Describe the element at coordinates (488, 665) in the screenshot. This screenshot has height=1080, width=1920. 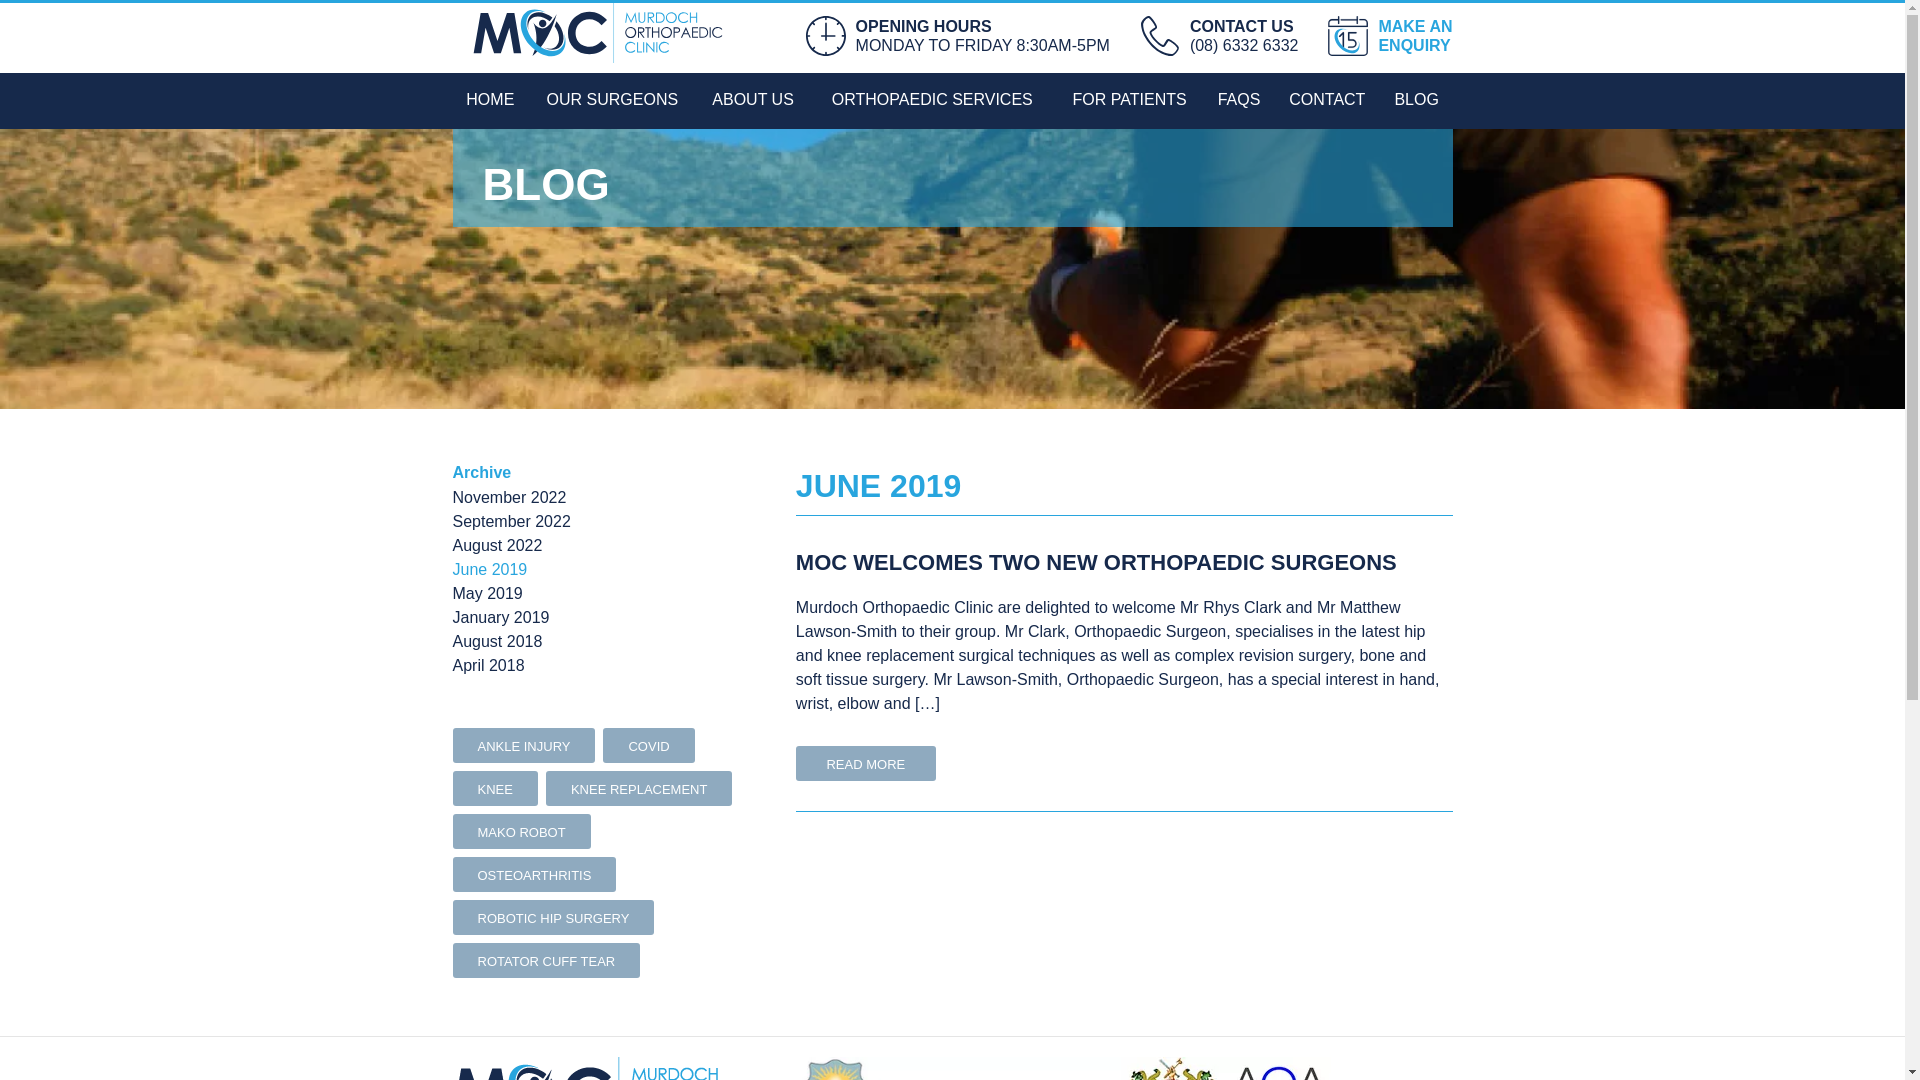
I see `'April 2018'` at that location.